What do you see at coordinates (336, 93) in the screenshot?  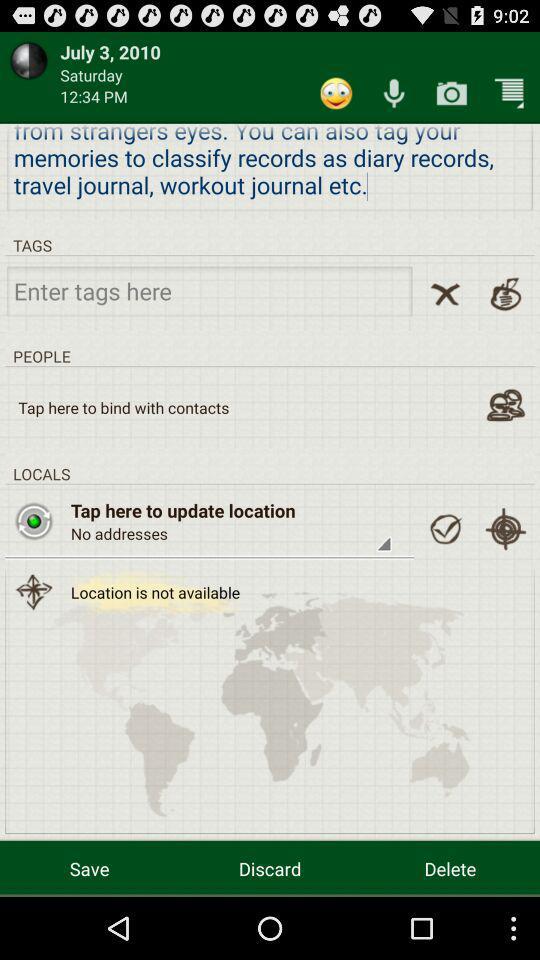 I see `item above we all are` at bounding box center [336, 93].